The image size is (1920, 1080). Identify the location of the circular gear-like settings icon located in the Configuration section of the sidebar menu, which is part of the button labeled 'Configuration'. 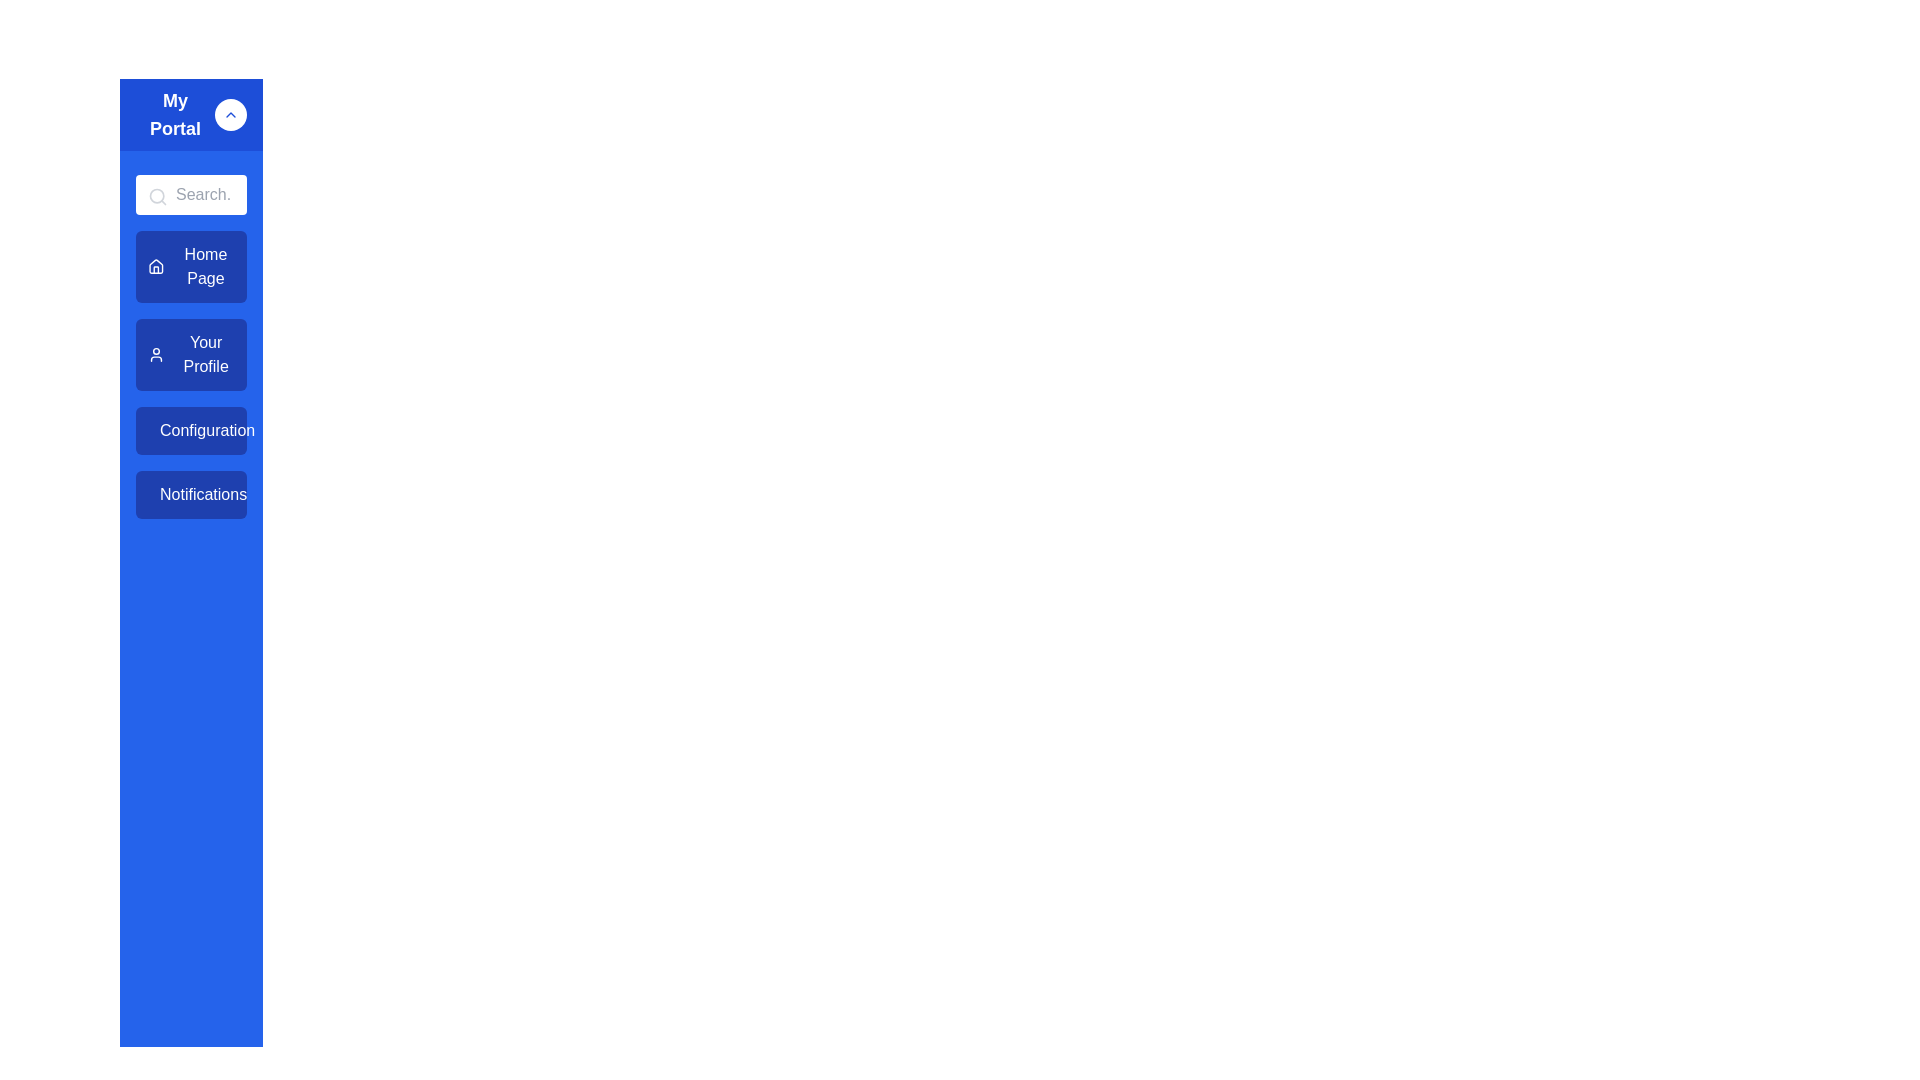
(158, 430).